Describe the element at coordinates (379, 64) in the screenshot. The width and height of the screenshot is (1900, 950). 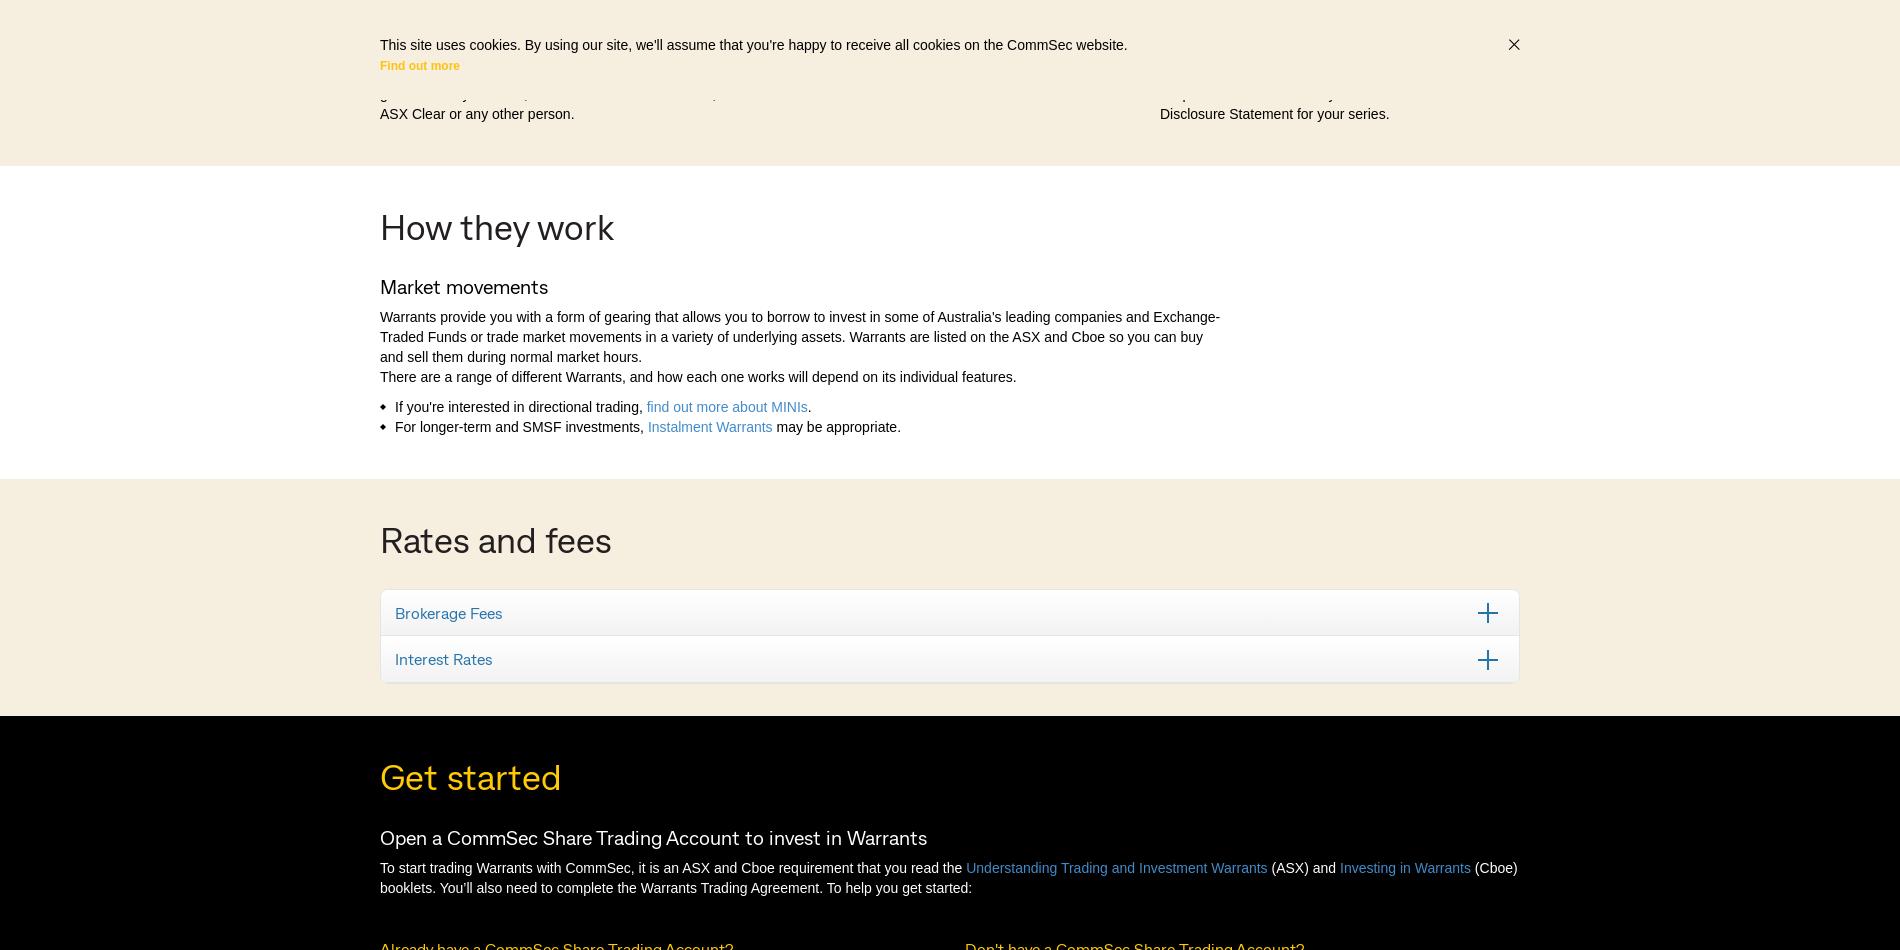
I see `'Find out more'` at that location.